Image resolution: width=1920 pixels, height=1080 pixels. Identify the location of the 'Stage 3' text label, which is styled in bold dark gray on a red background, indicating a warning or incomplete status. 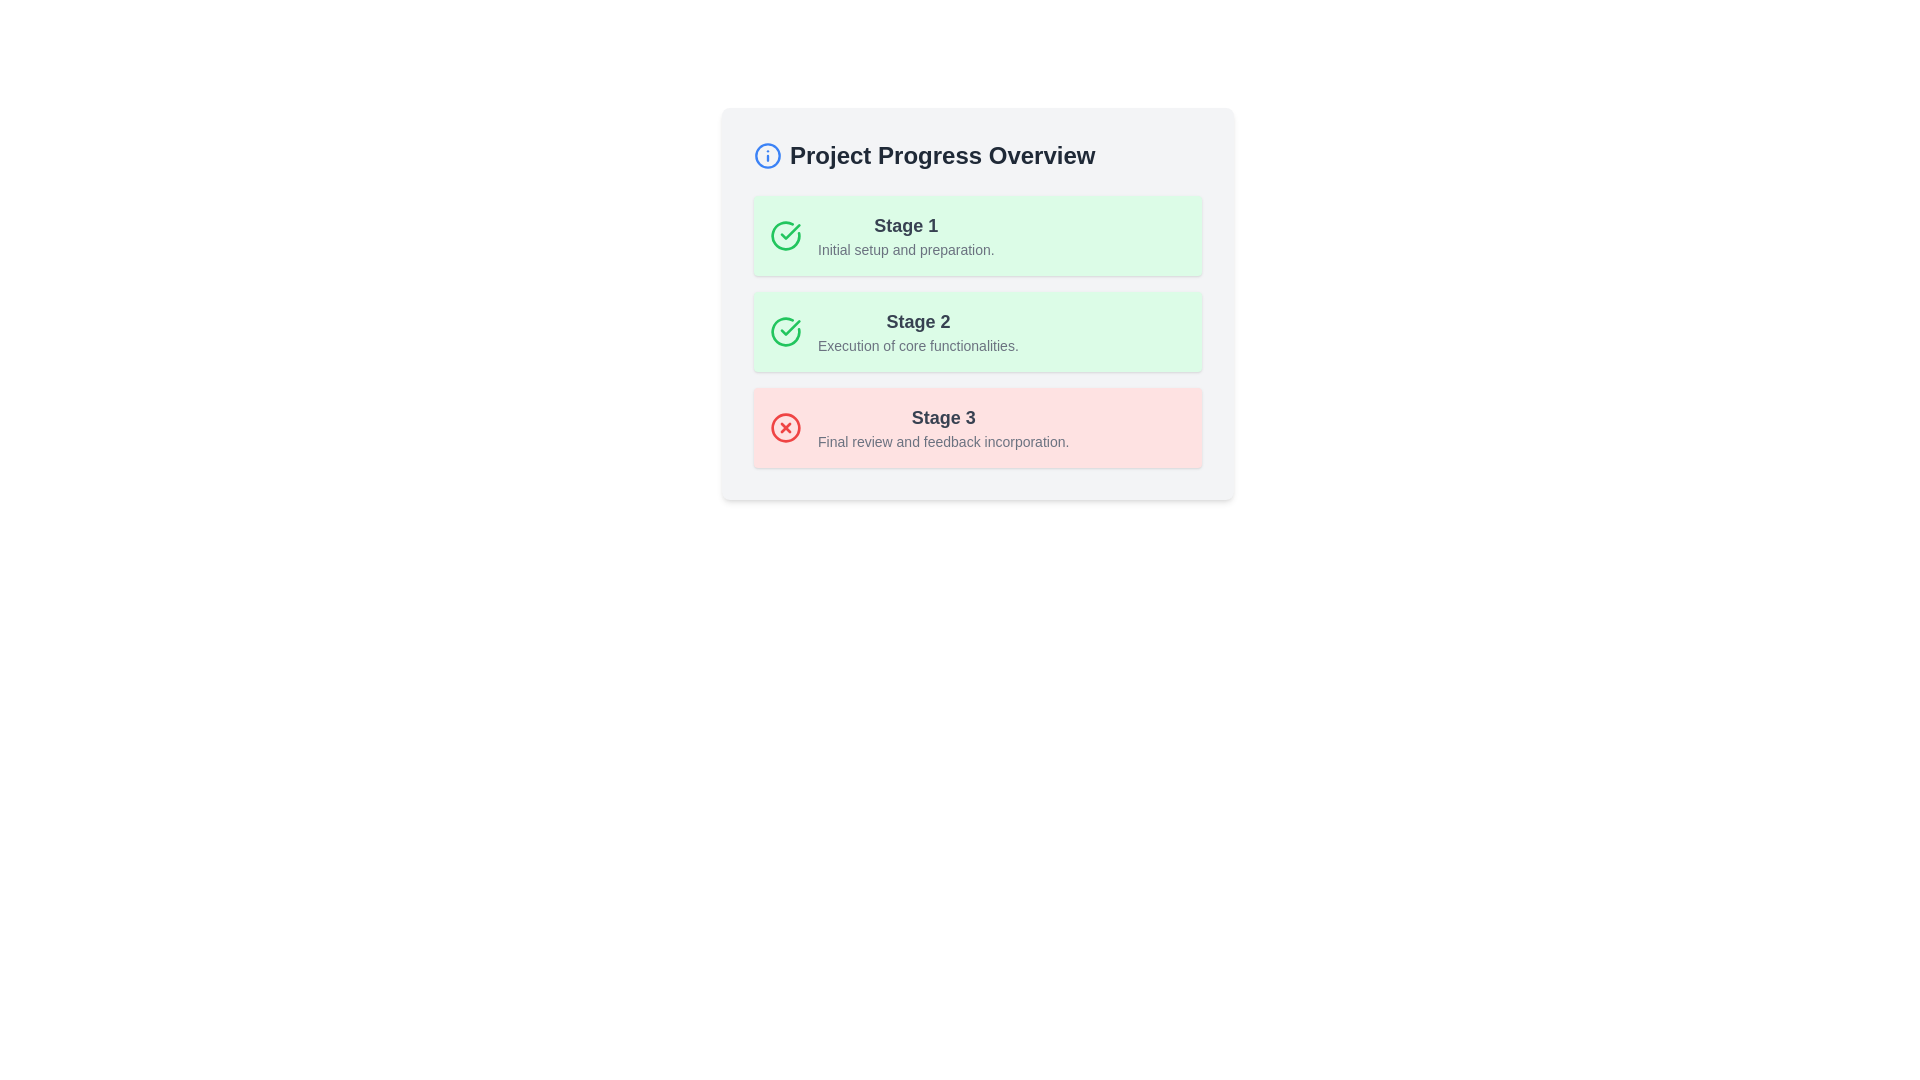
(942, 416).